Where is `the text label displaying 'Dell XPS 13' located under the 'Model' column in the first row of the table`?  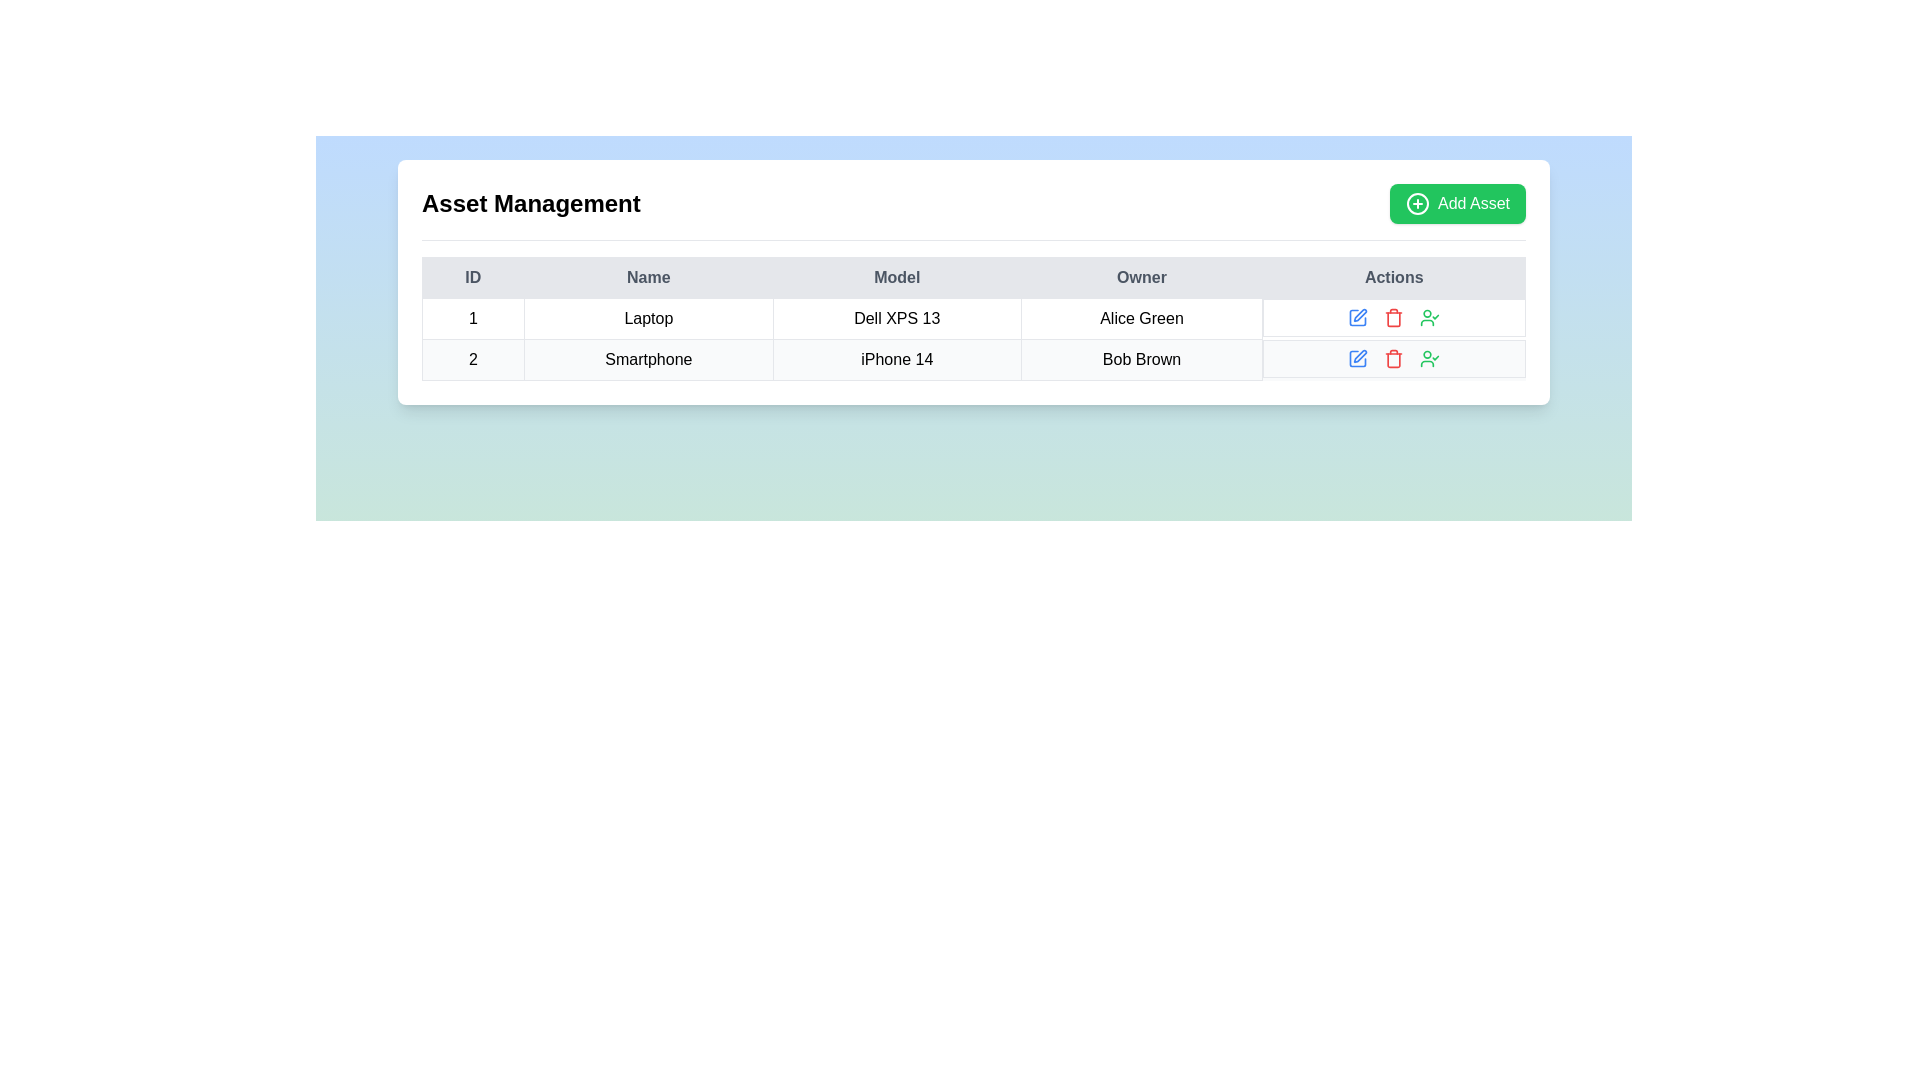 the text label displaying 'Dell XPS 13' located under the 'Model' column in the first row of the table is located at coordinates (896, 318).